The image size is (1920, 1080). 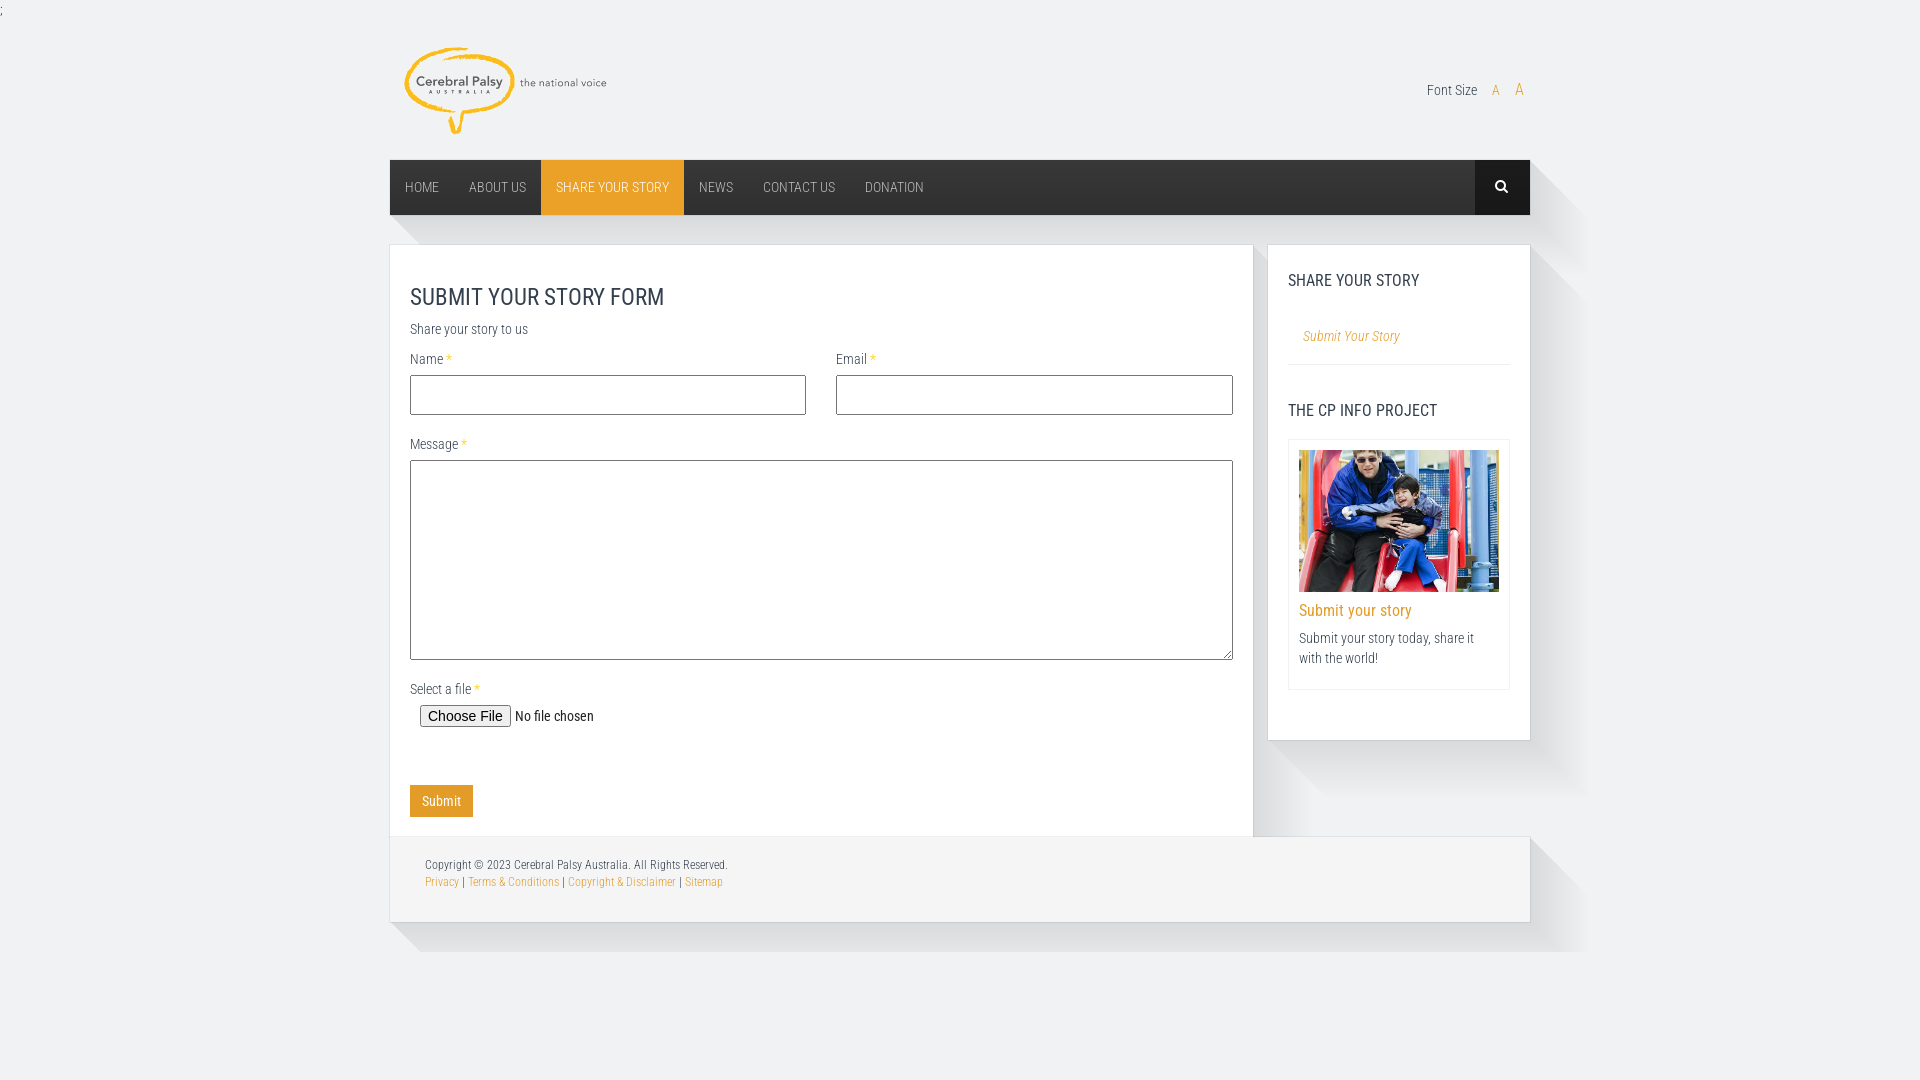 I want to click on 'ABOUT US', so click(x=497, y=187).